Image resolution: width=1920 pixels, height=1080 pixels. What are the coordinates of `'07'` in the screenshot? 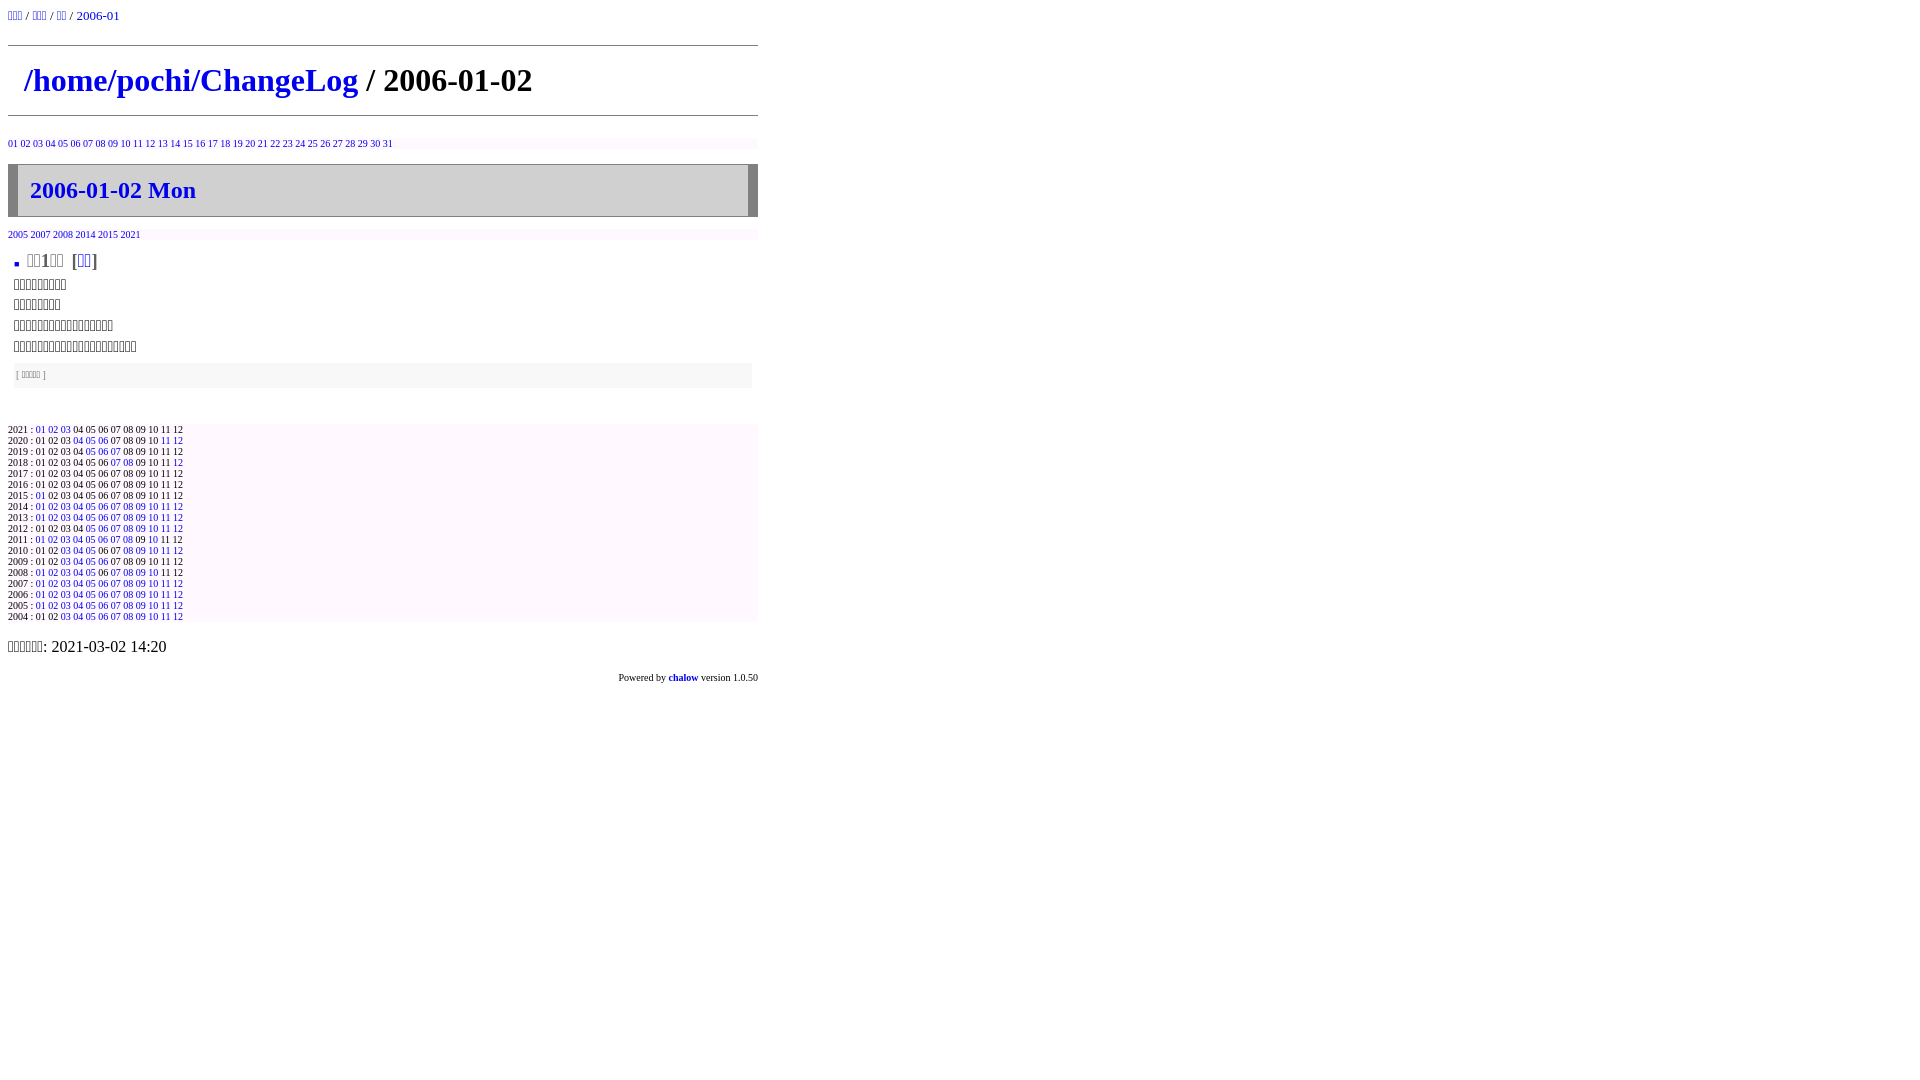 It's located at (114, 615).